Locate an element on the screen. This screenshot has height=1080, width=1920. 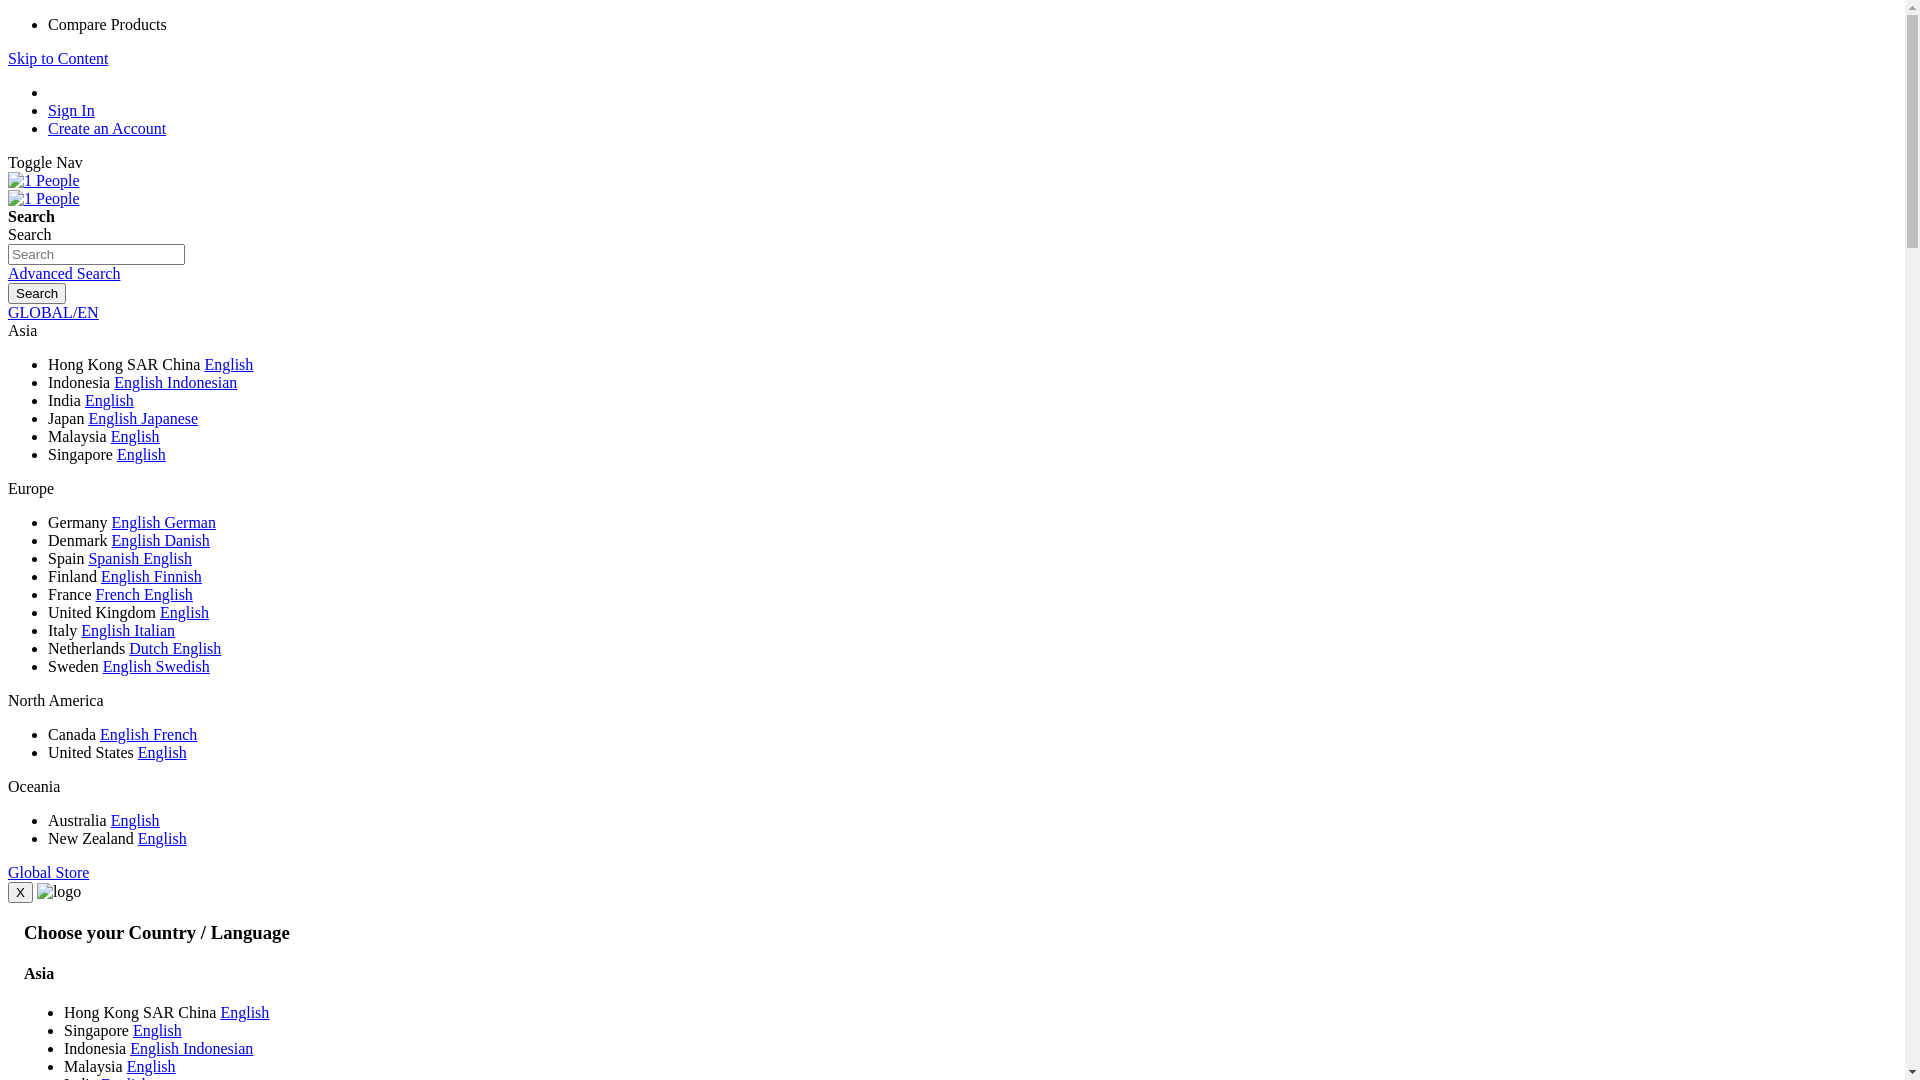
'Advanced Search' is located at coordinates (8, 273).